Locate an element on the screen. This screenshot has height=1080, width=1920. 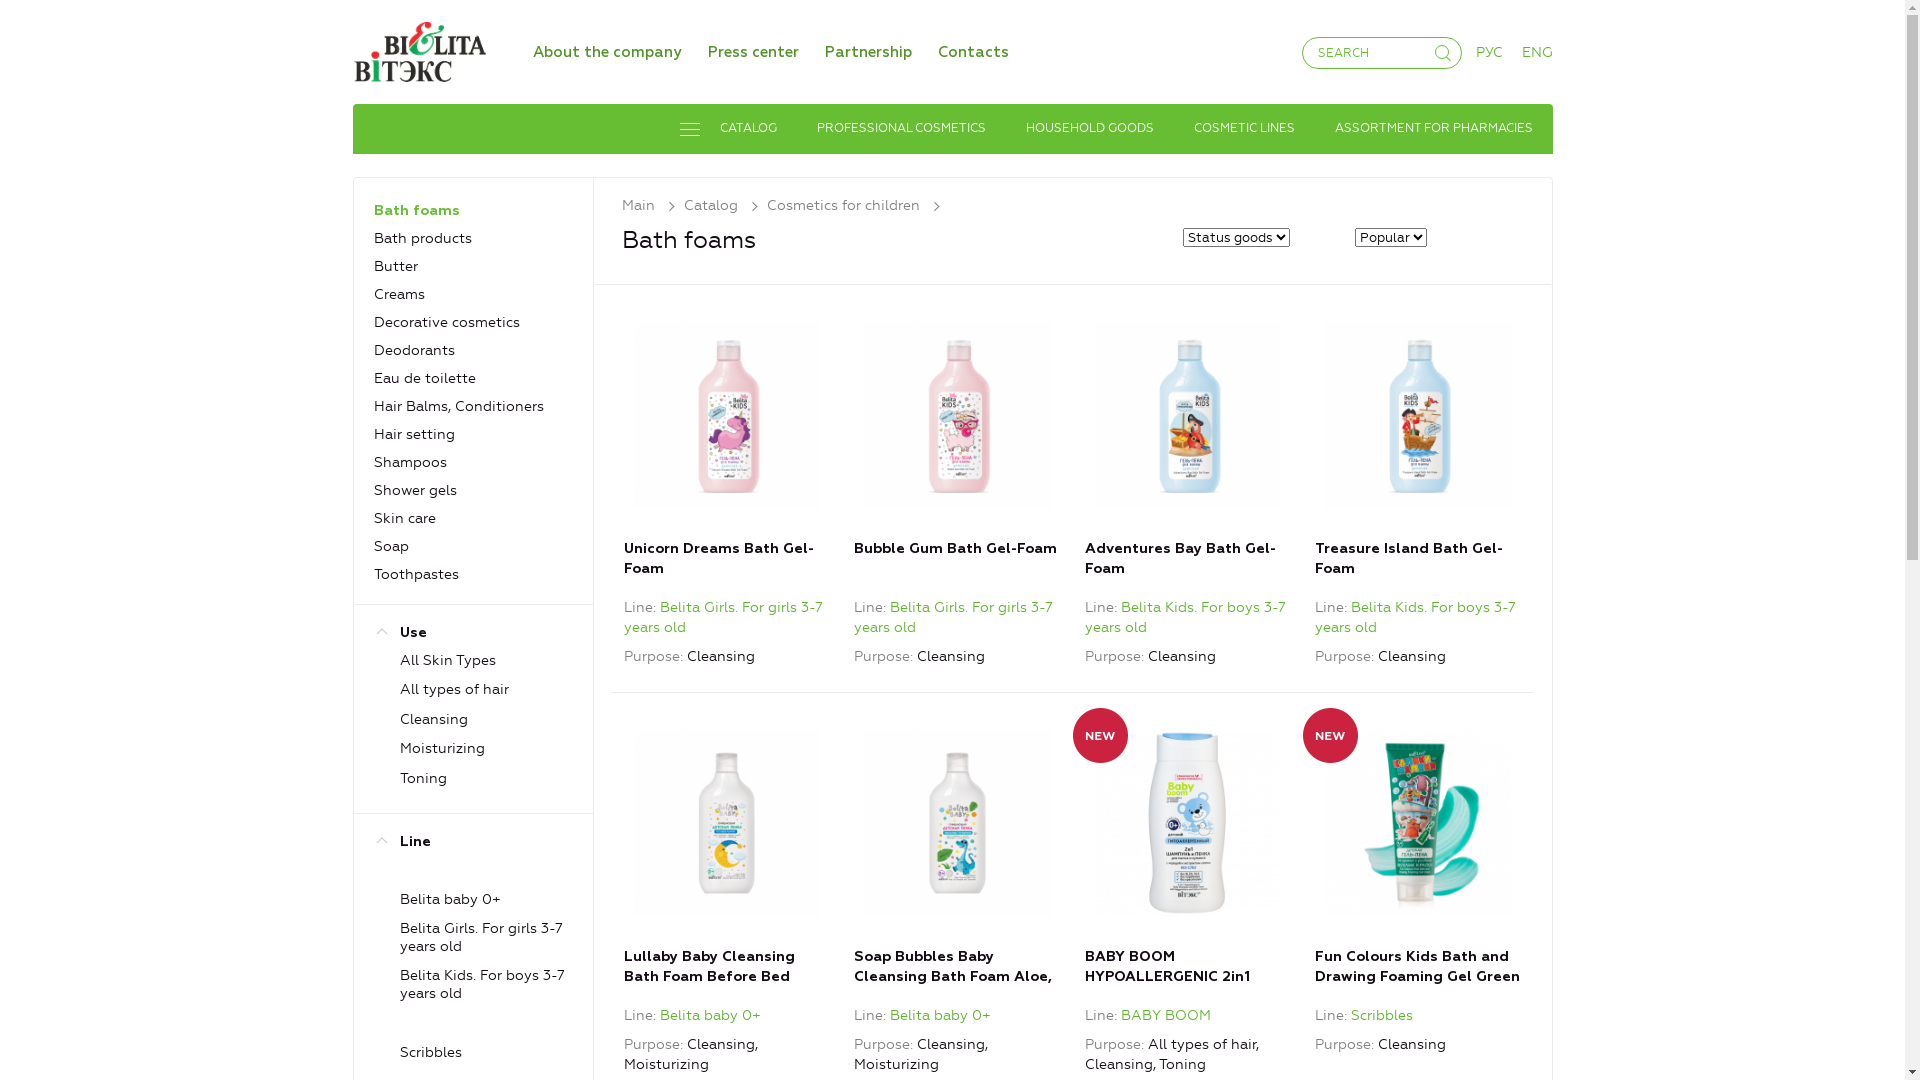
'Lullaby Baby Cleansing Bath Foam Before Bed Lavender Oil' is located at coordinates (725, 822).